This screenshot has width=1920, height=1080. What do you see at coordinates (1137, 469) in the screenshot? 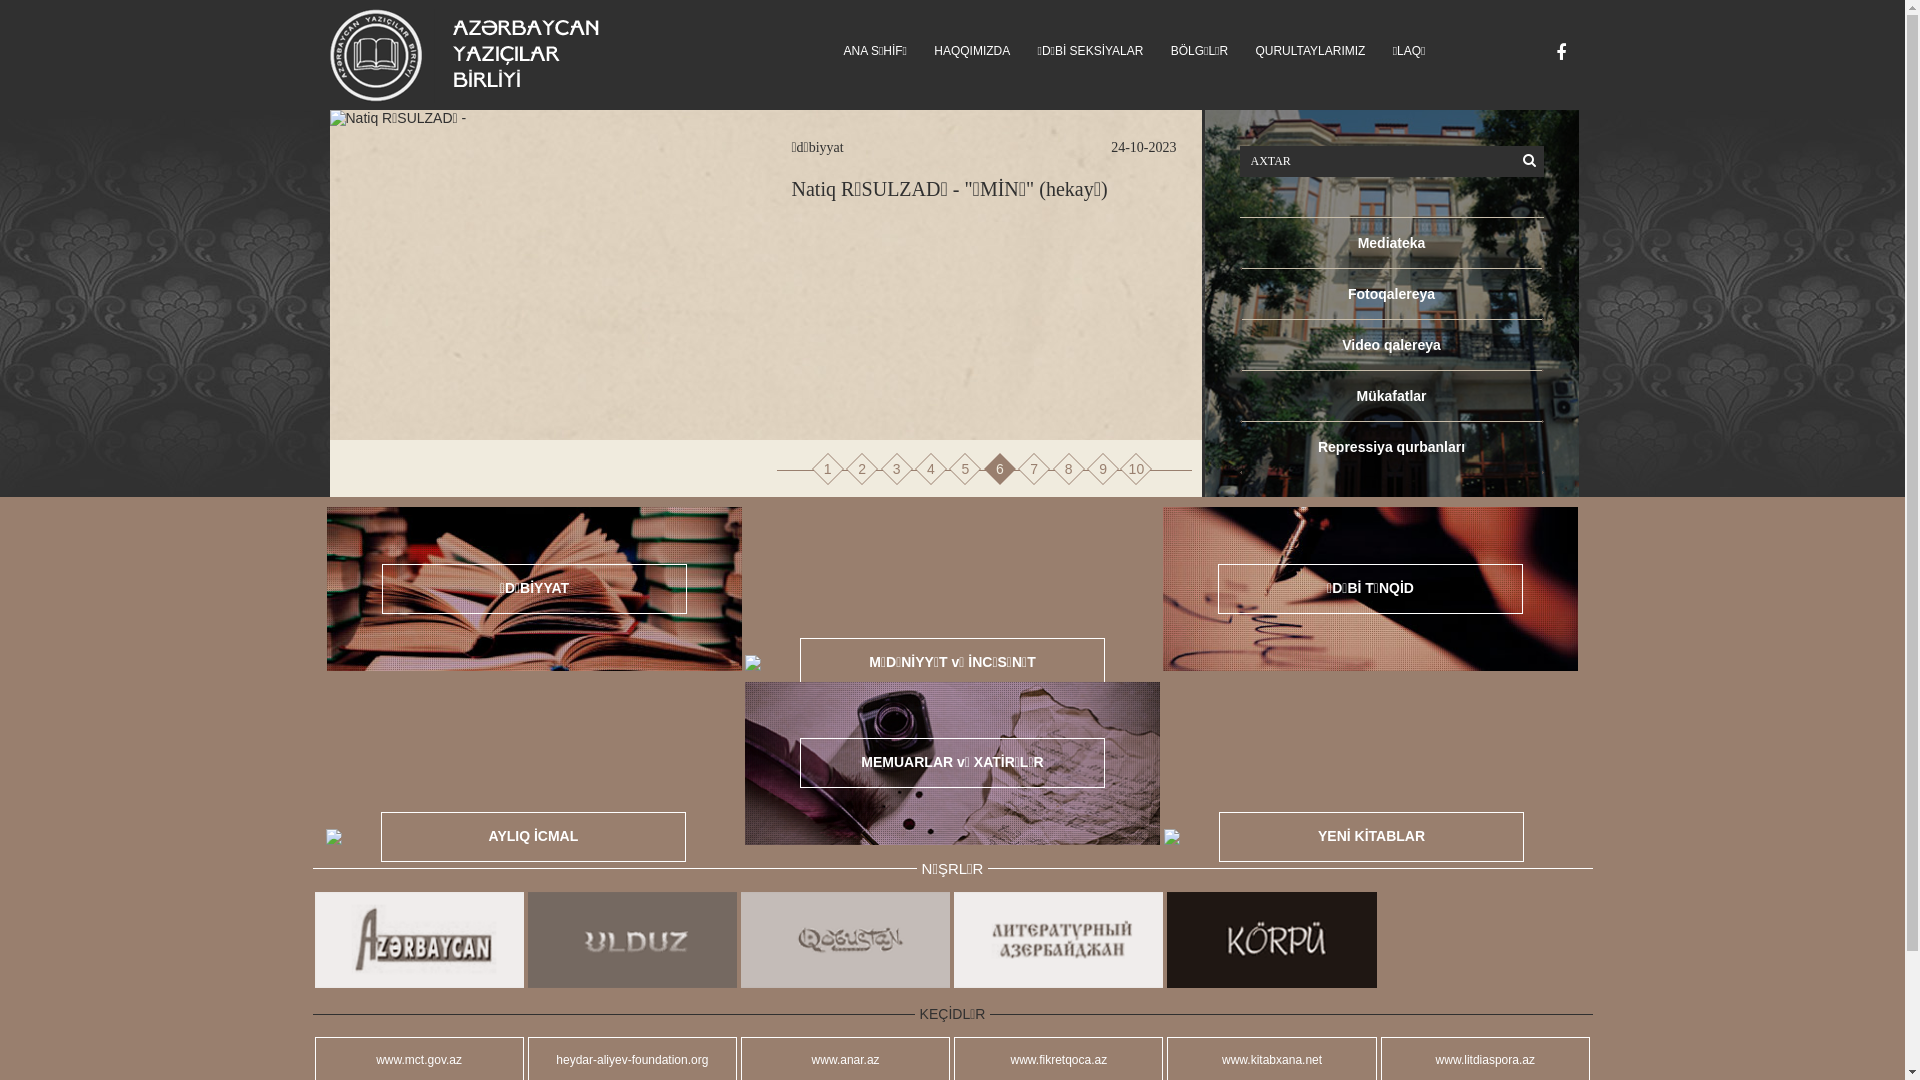
I see `'10'` at bounding box center [1137, 469].